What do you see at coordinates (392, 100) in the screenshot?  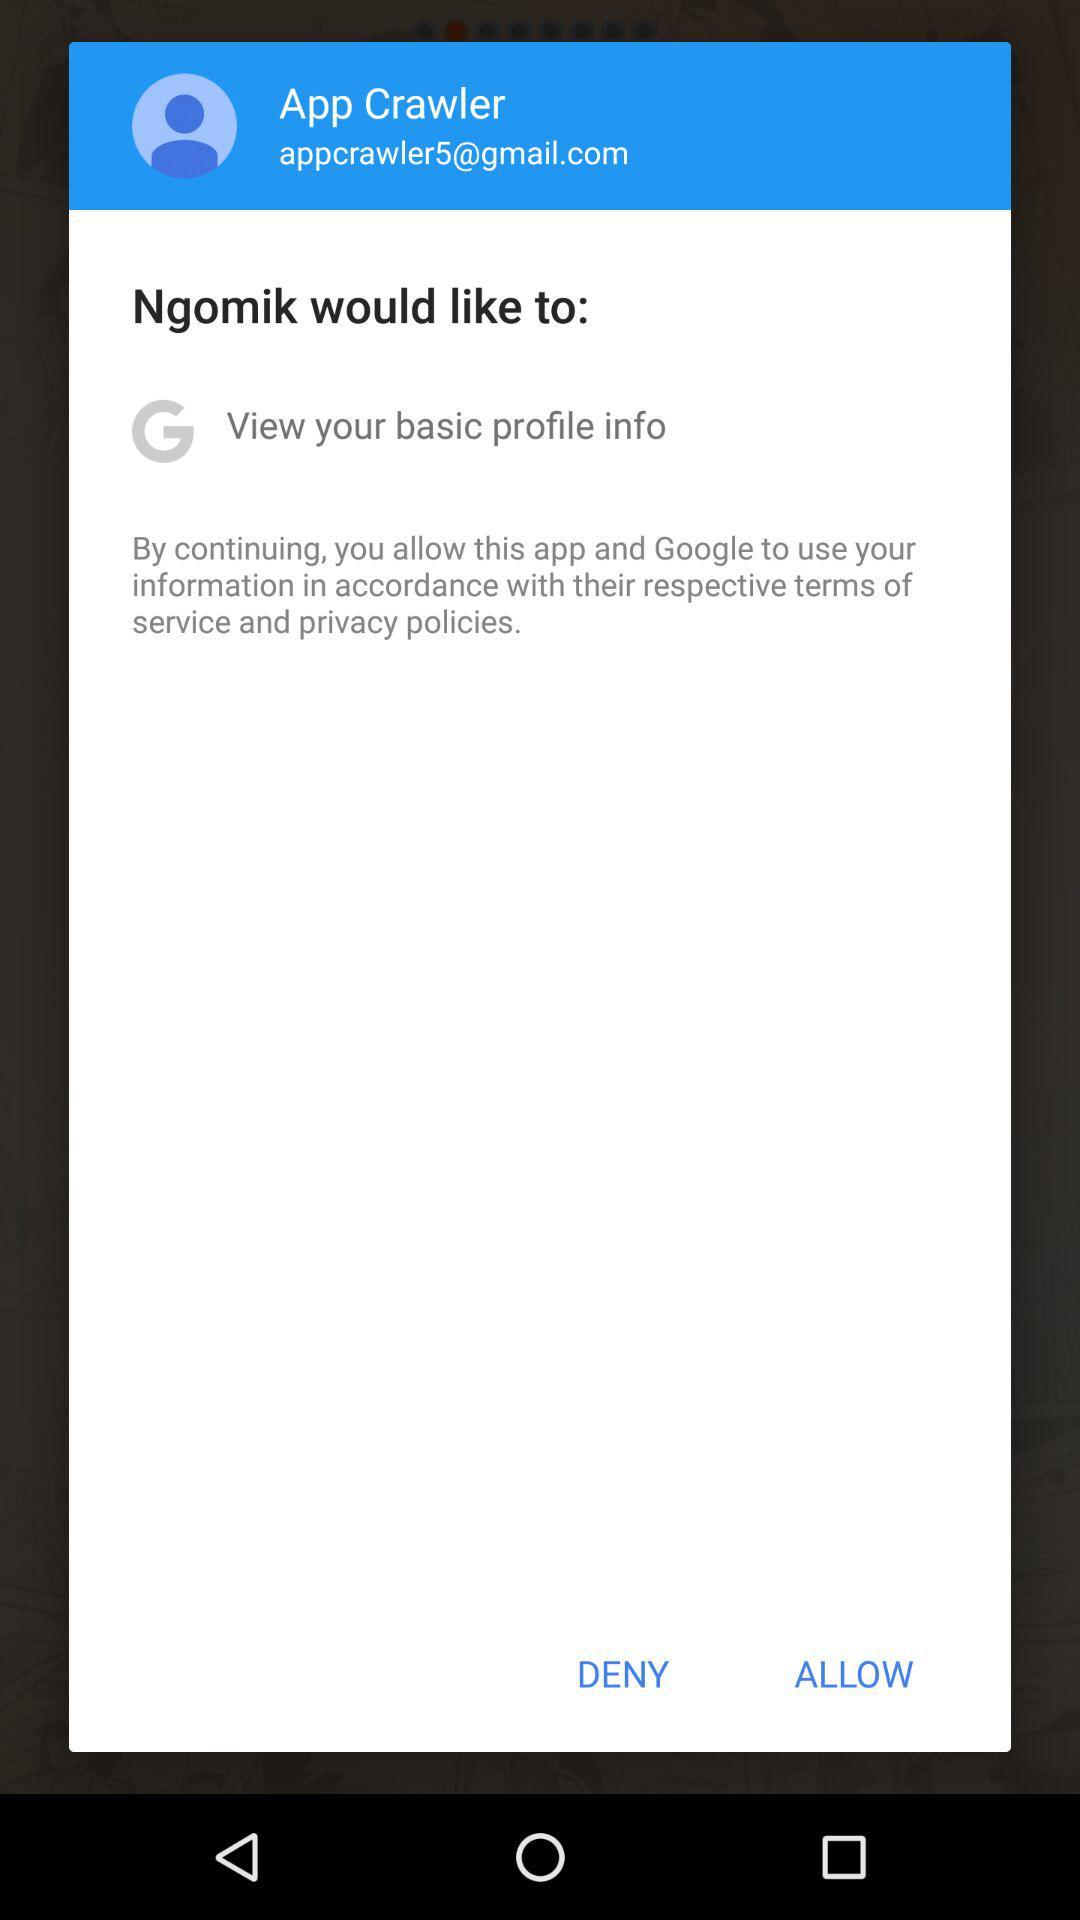 I see `the app crawler icon` at bounding box center [392, 100].